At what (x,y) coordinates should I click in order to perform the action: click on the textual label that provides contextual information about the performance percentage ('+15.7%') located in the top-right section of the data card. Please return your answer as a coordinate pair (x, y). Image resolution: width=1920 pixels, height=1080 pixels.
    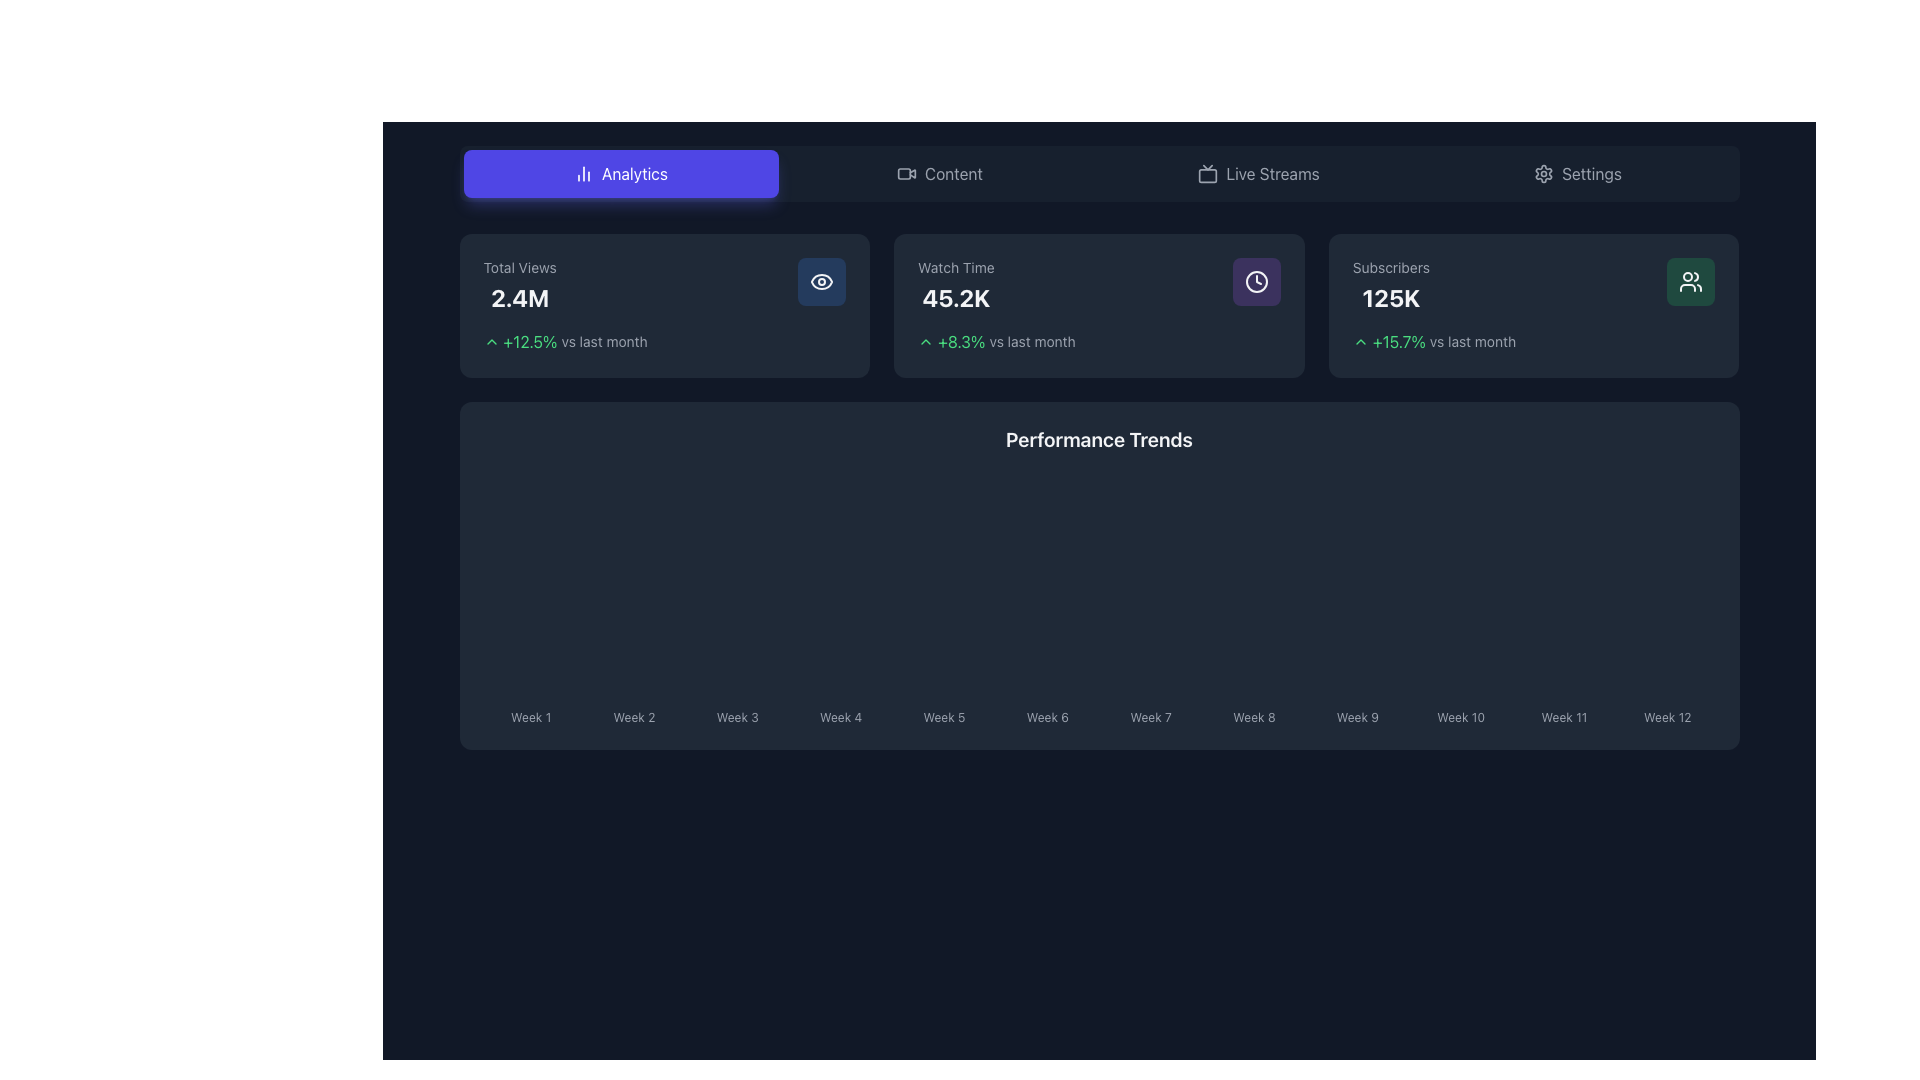
    Looking at the image, I should click on (1473, 341).